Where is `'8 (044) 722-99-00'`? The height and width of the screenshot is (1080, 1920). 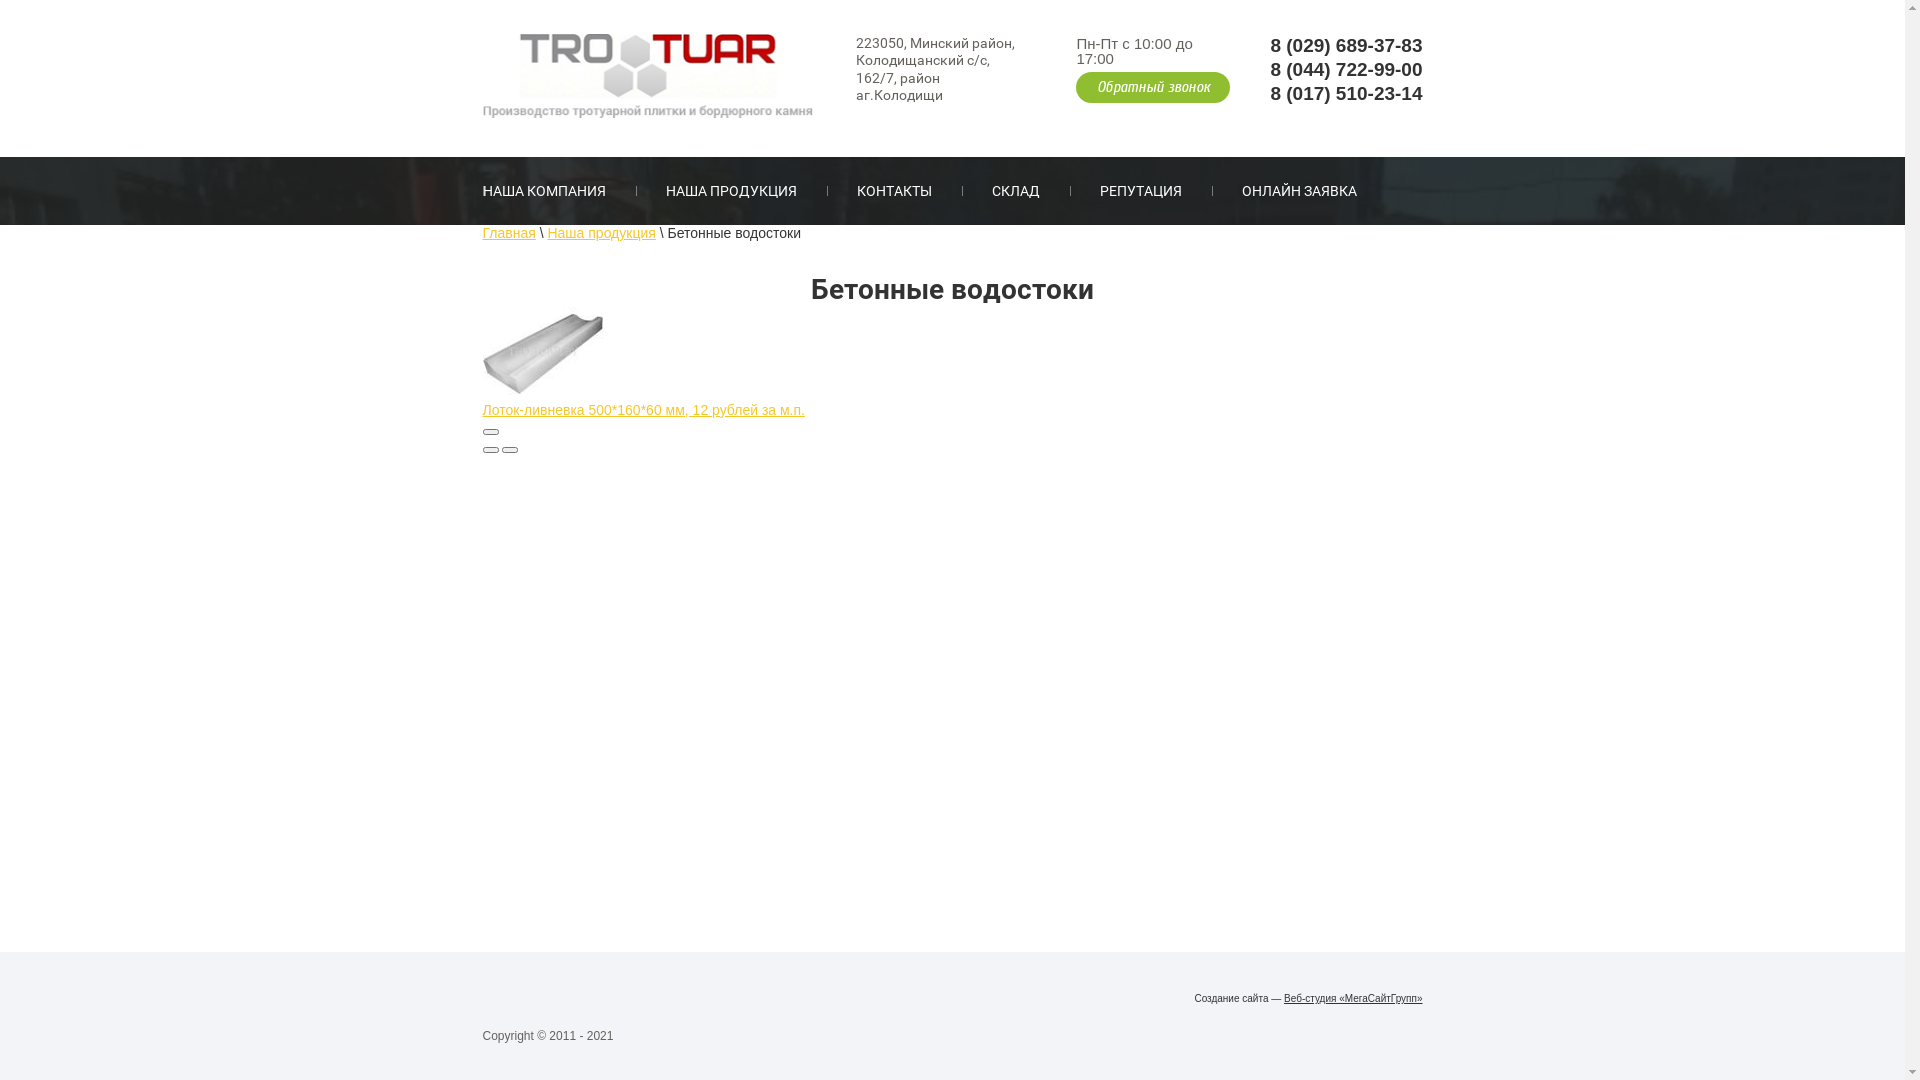 '8 (044) 722-99-00' is located at coordinates (1269, 68).